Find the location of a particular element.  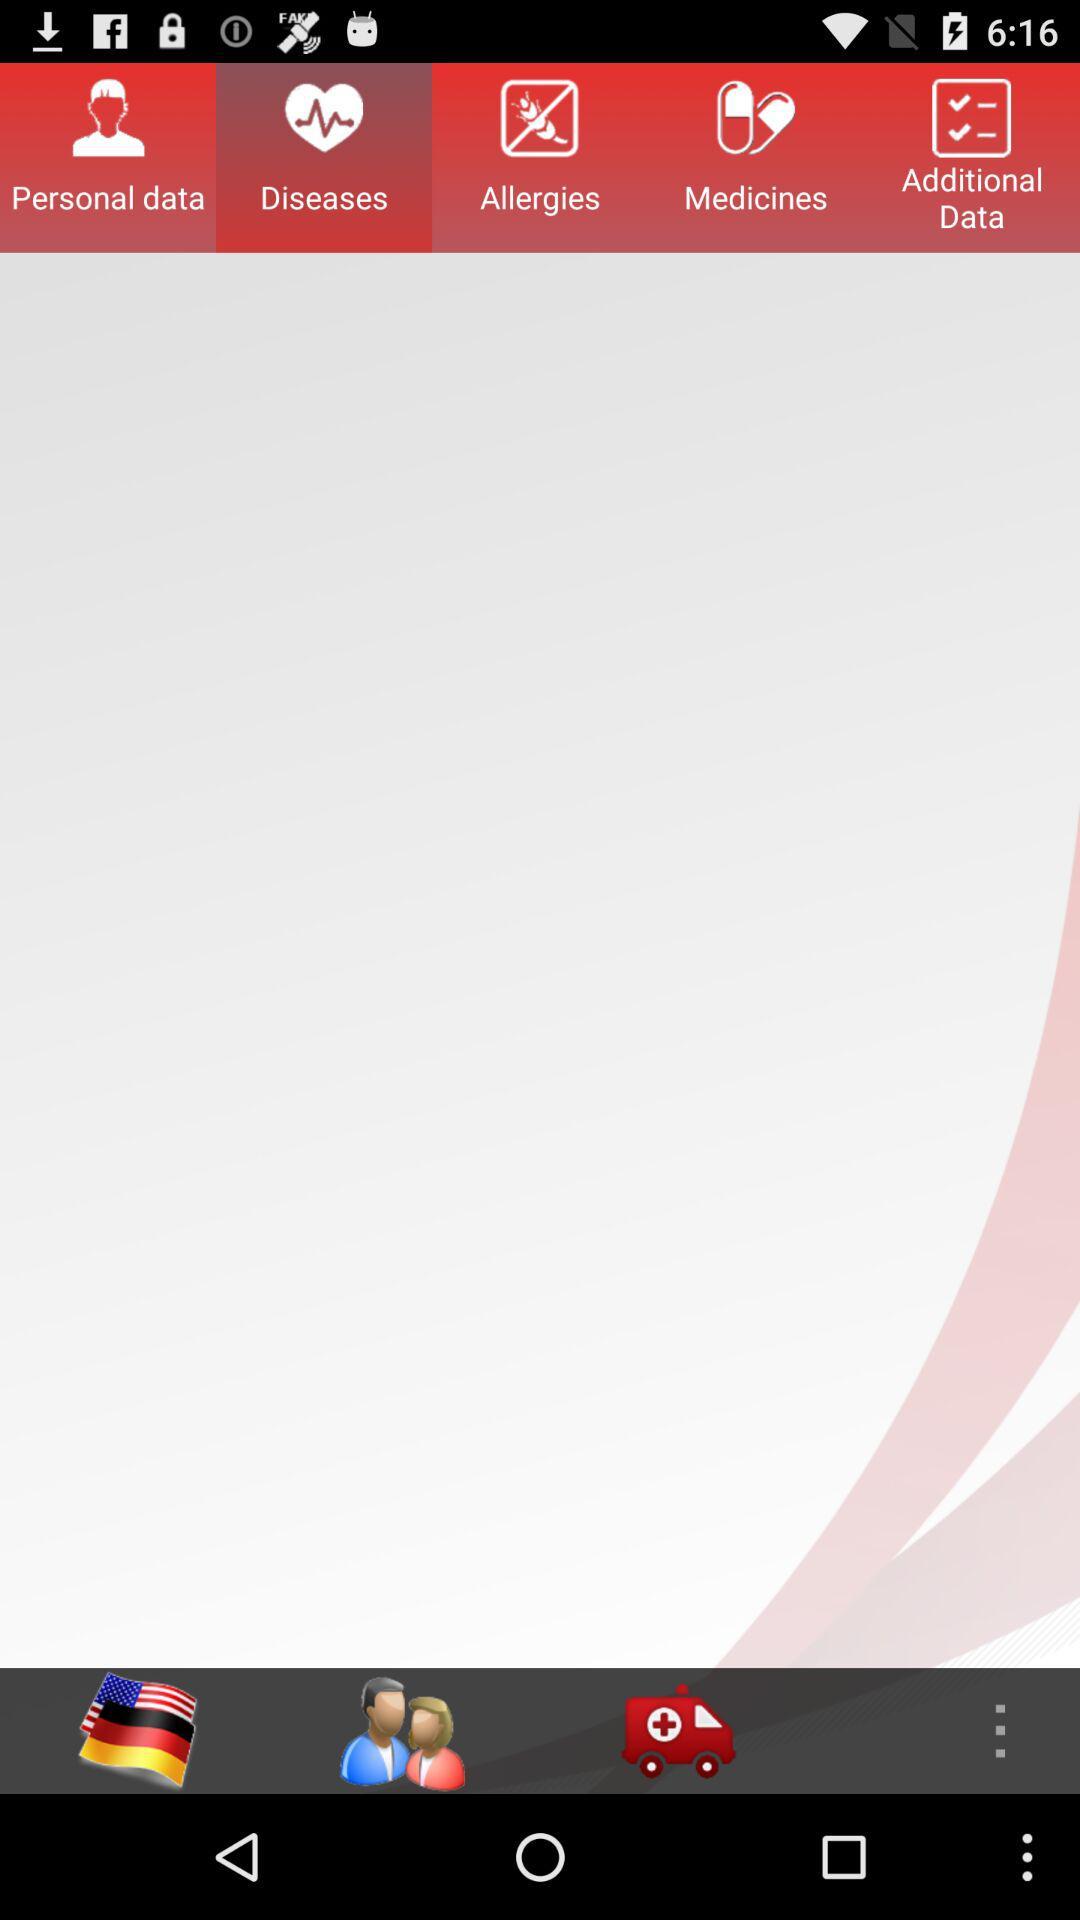

button next to the diseases item is located at coordinates (108, 156).